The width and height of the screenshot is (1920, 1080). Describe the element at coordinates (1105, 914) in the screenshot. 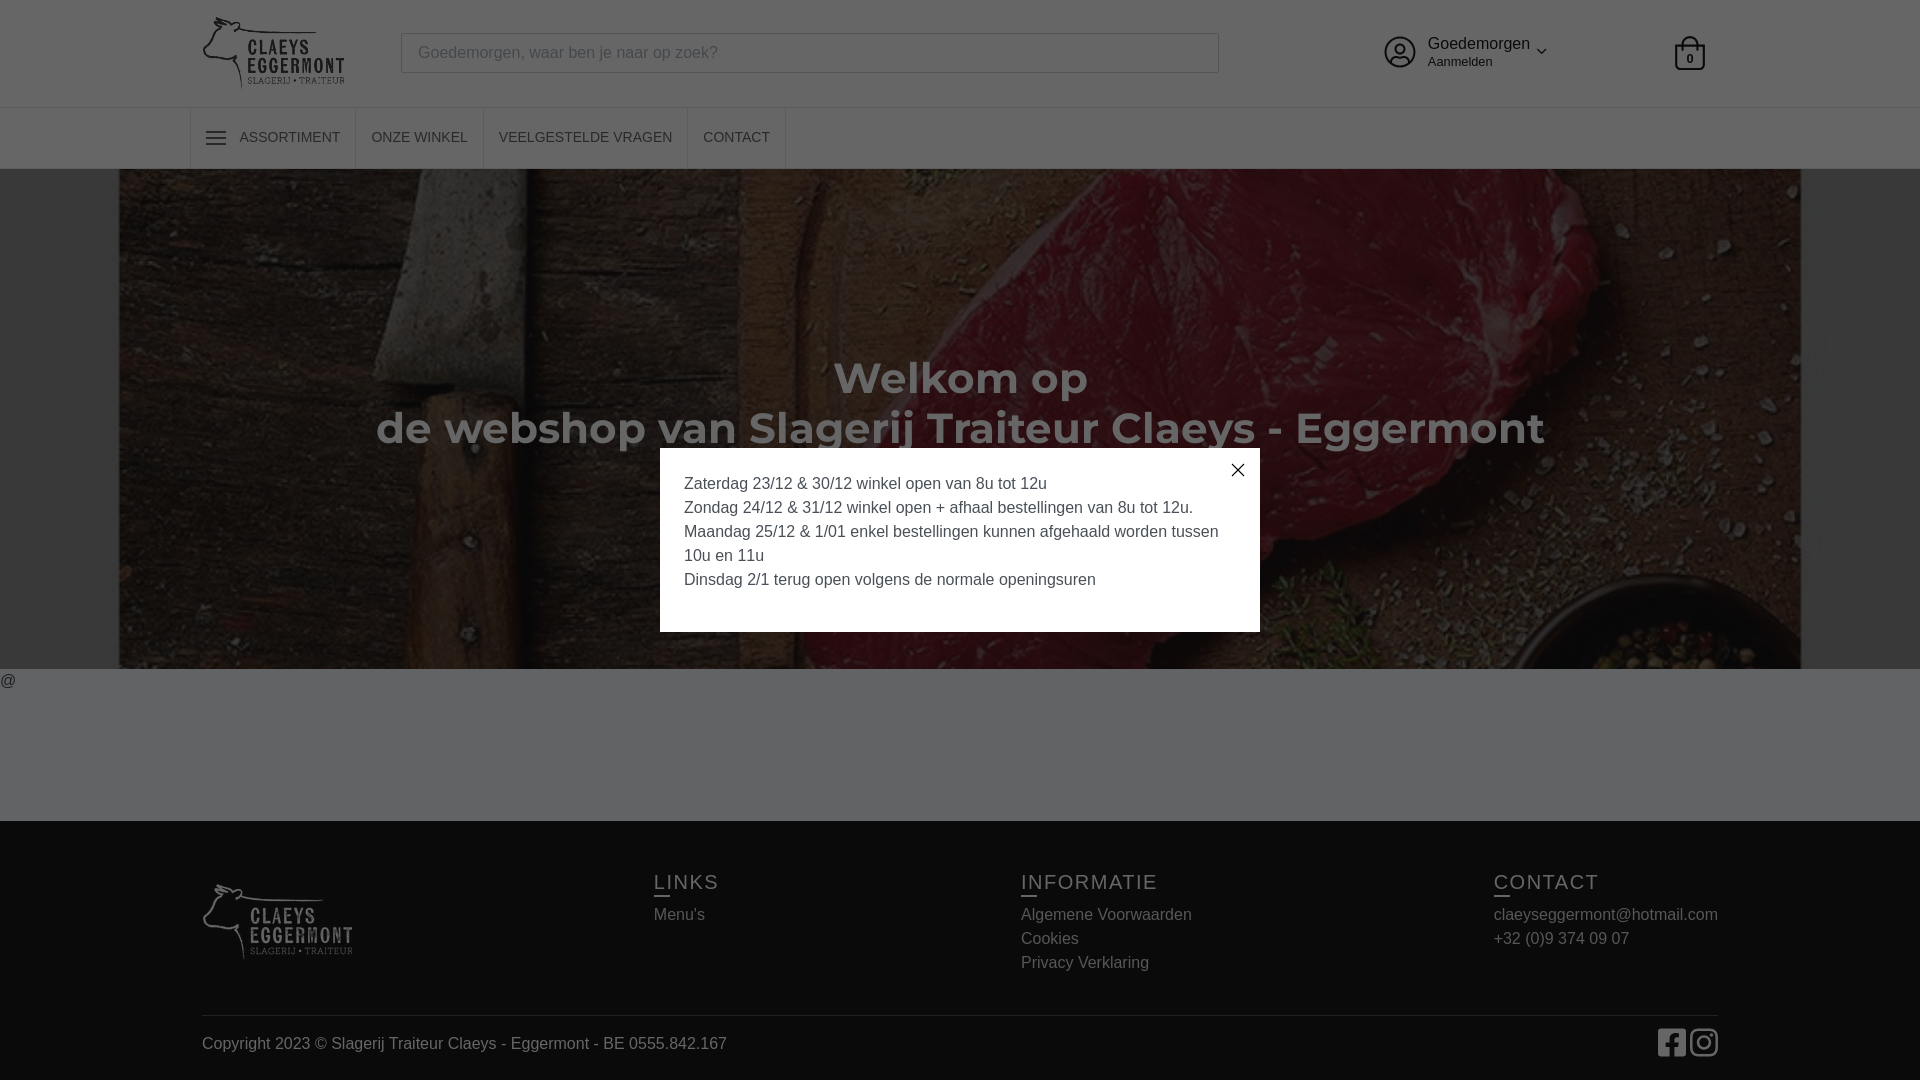

I see `'Algemene Voorwaarden'` at that location.